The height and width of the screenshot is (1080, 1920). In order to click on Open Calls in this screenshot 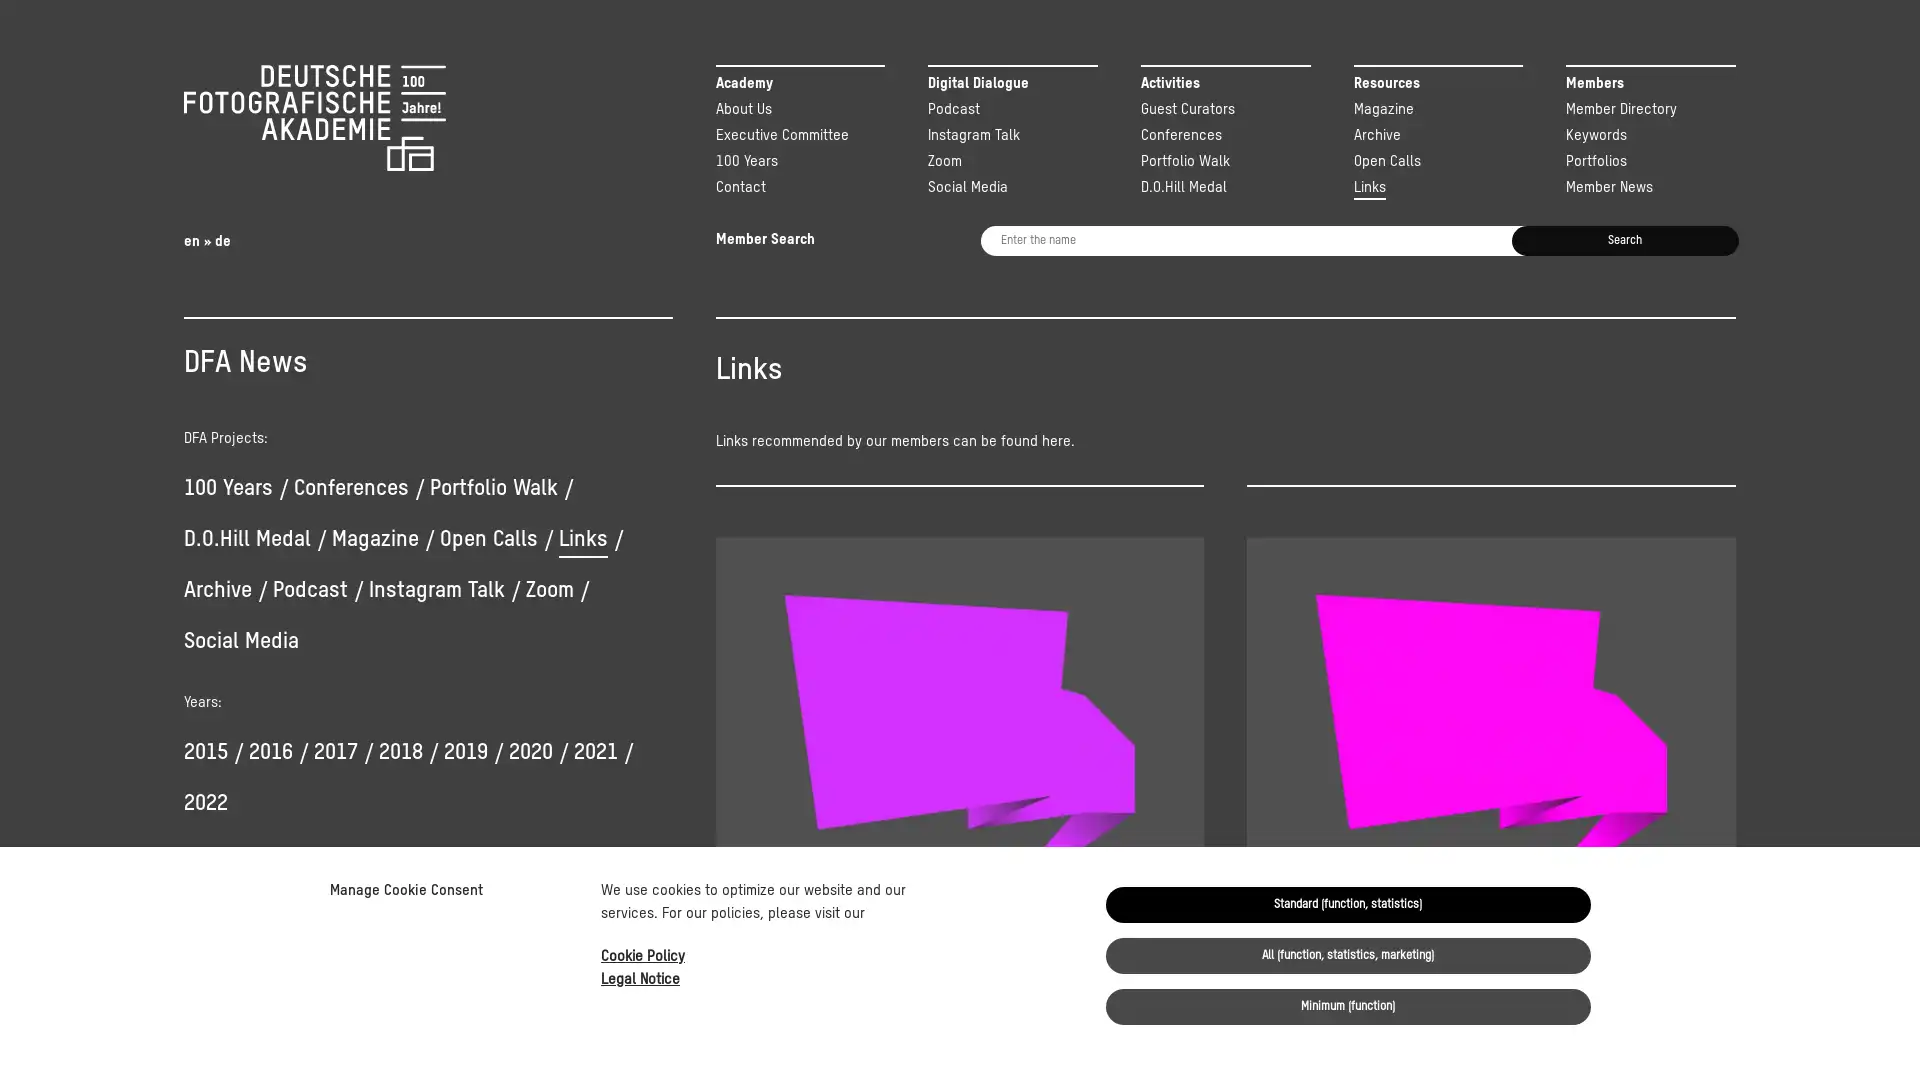, I will do `click(489, 540)`.